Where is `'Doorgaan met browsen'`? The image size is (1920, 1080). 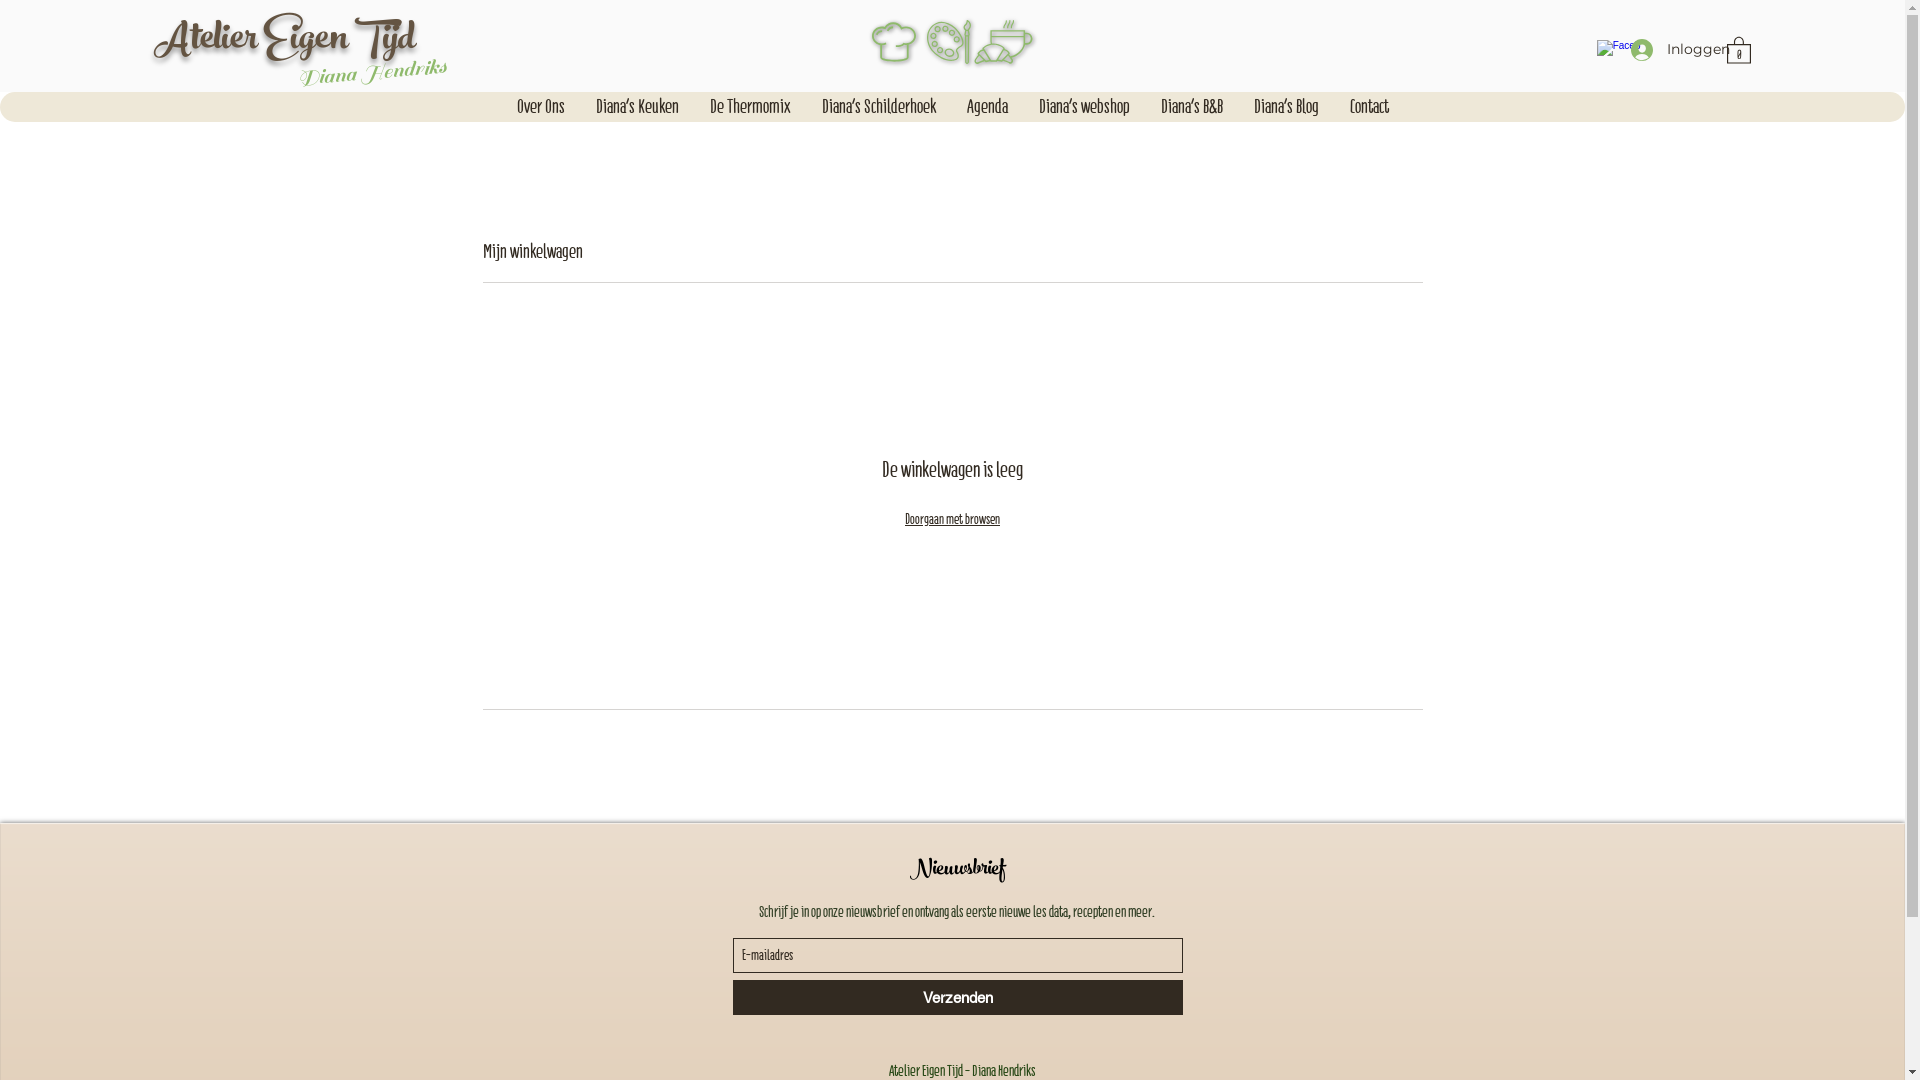
'Doorgaan met browsen' is located at coordinates (951, 518).